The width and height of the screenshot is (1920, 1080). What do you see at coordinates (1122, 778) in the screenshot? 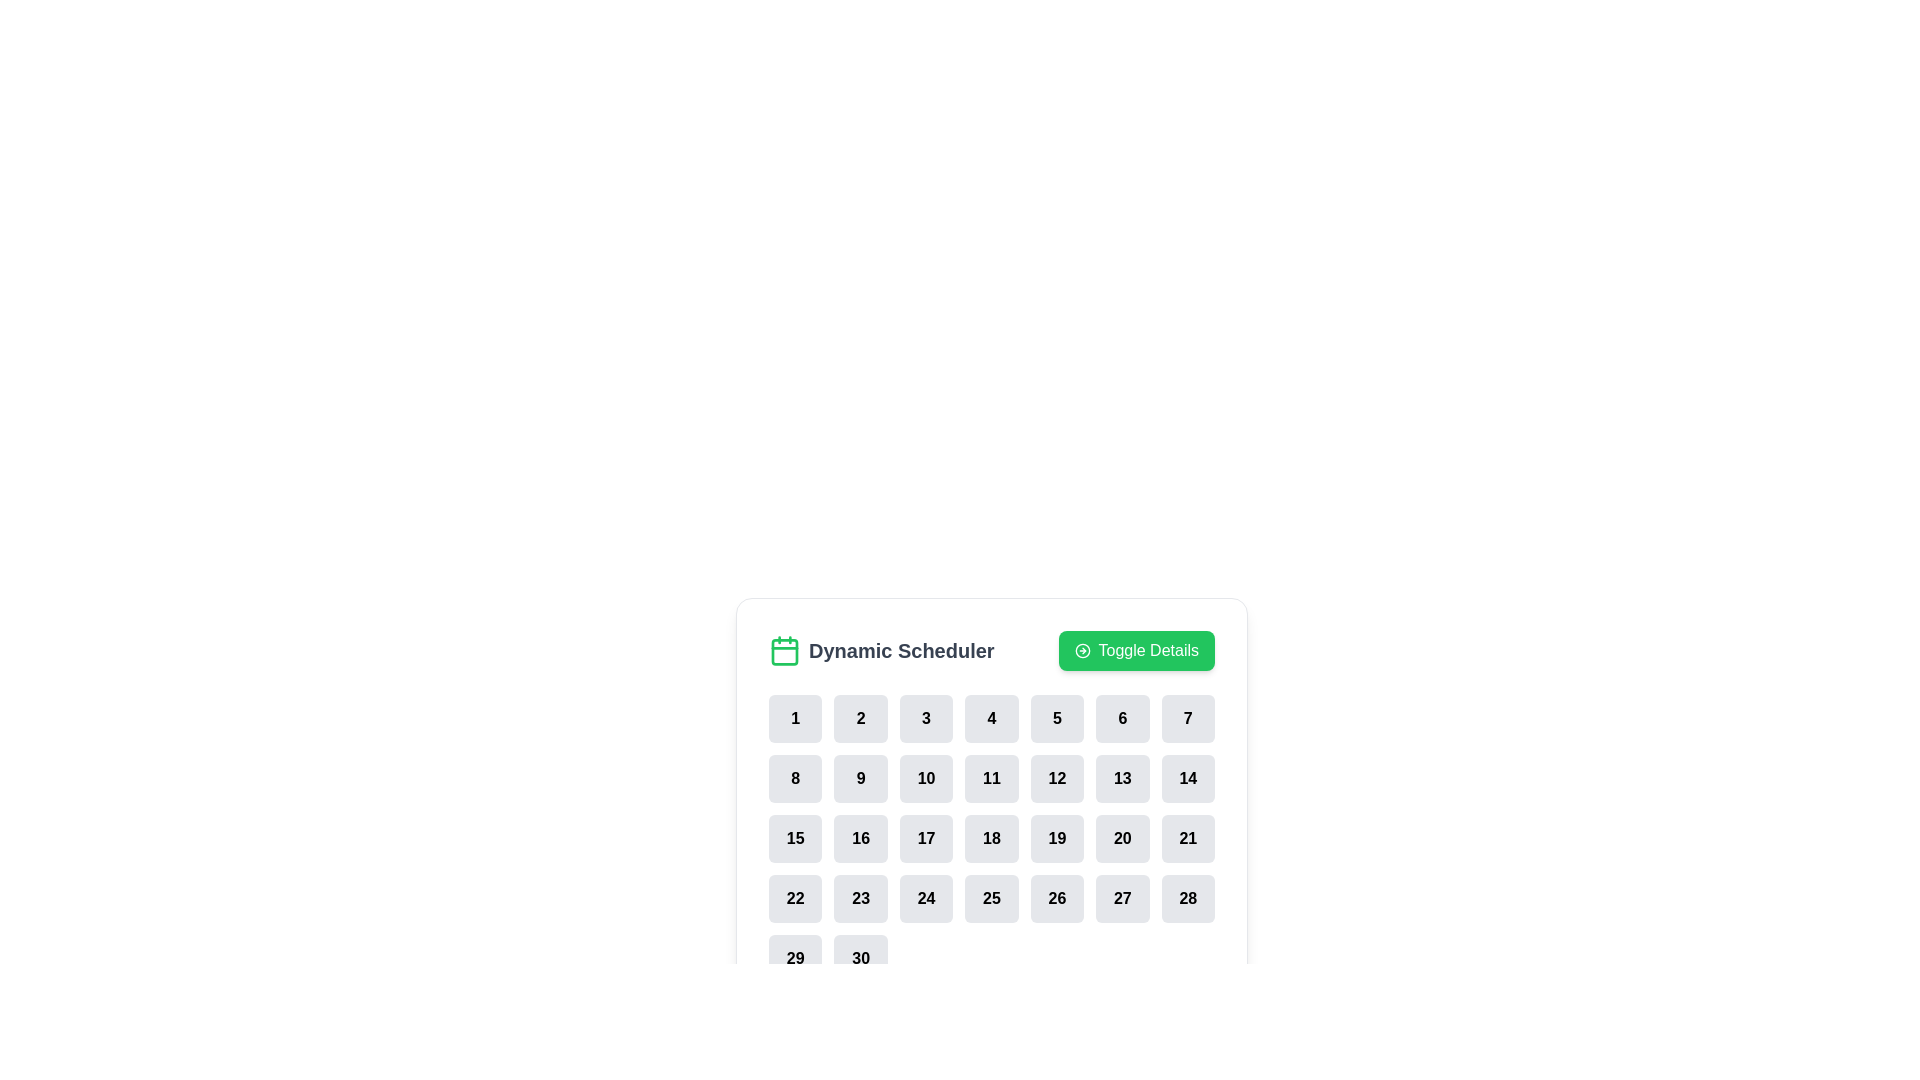
I see `the button labeled '13' which is a rectangular button with rounded corners and a light gray background, featuring the number '13' in bold black text` at bounding box center [1122, 778].